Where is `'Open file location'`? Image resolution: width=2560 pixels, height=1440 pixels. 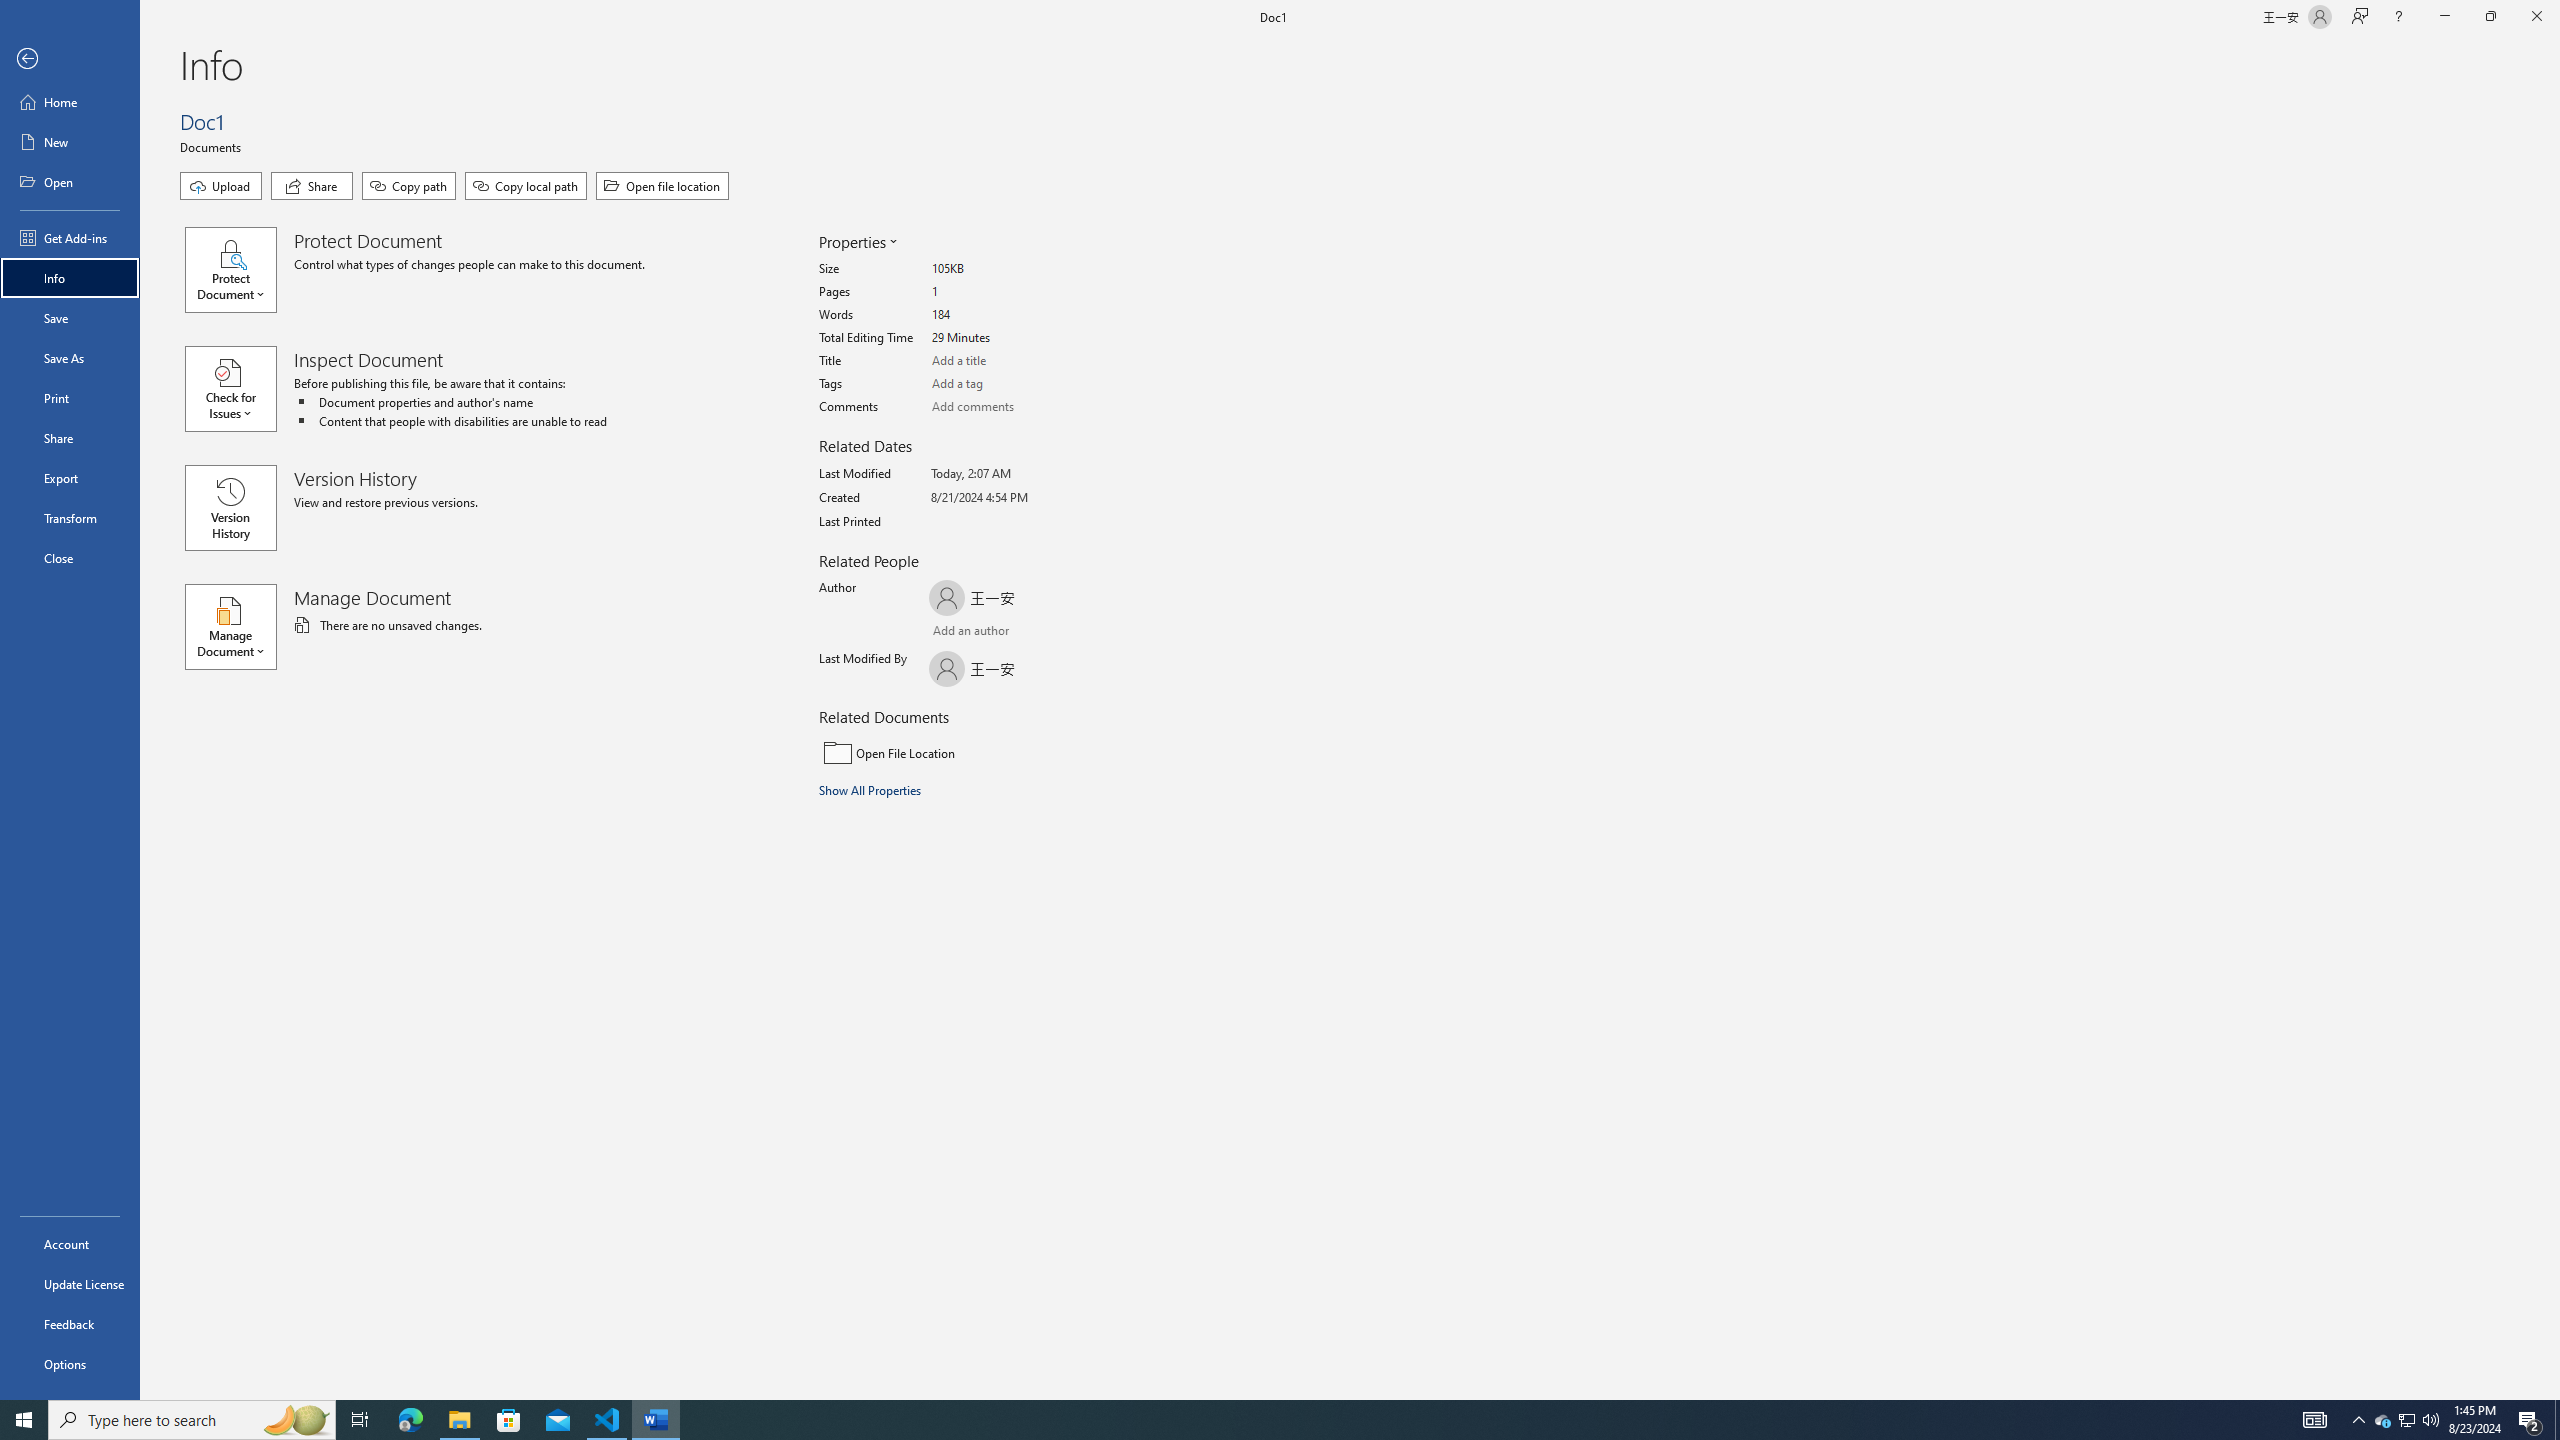 'Open file location' is located at coordinates (663, 184).